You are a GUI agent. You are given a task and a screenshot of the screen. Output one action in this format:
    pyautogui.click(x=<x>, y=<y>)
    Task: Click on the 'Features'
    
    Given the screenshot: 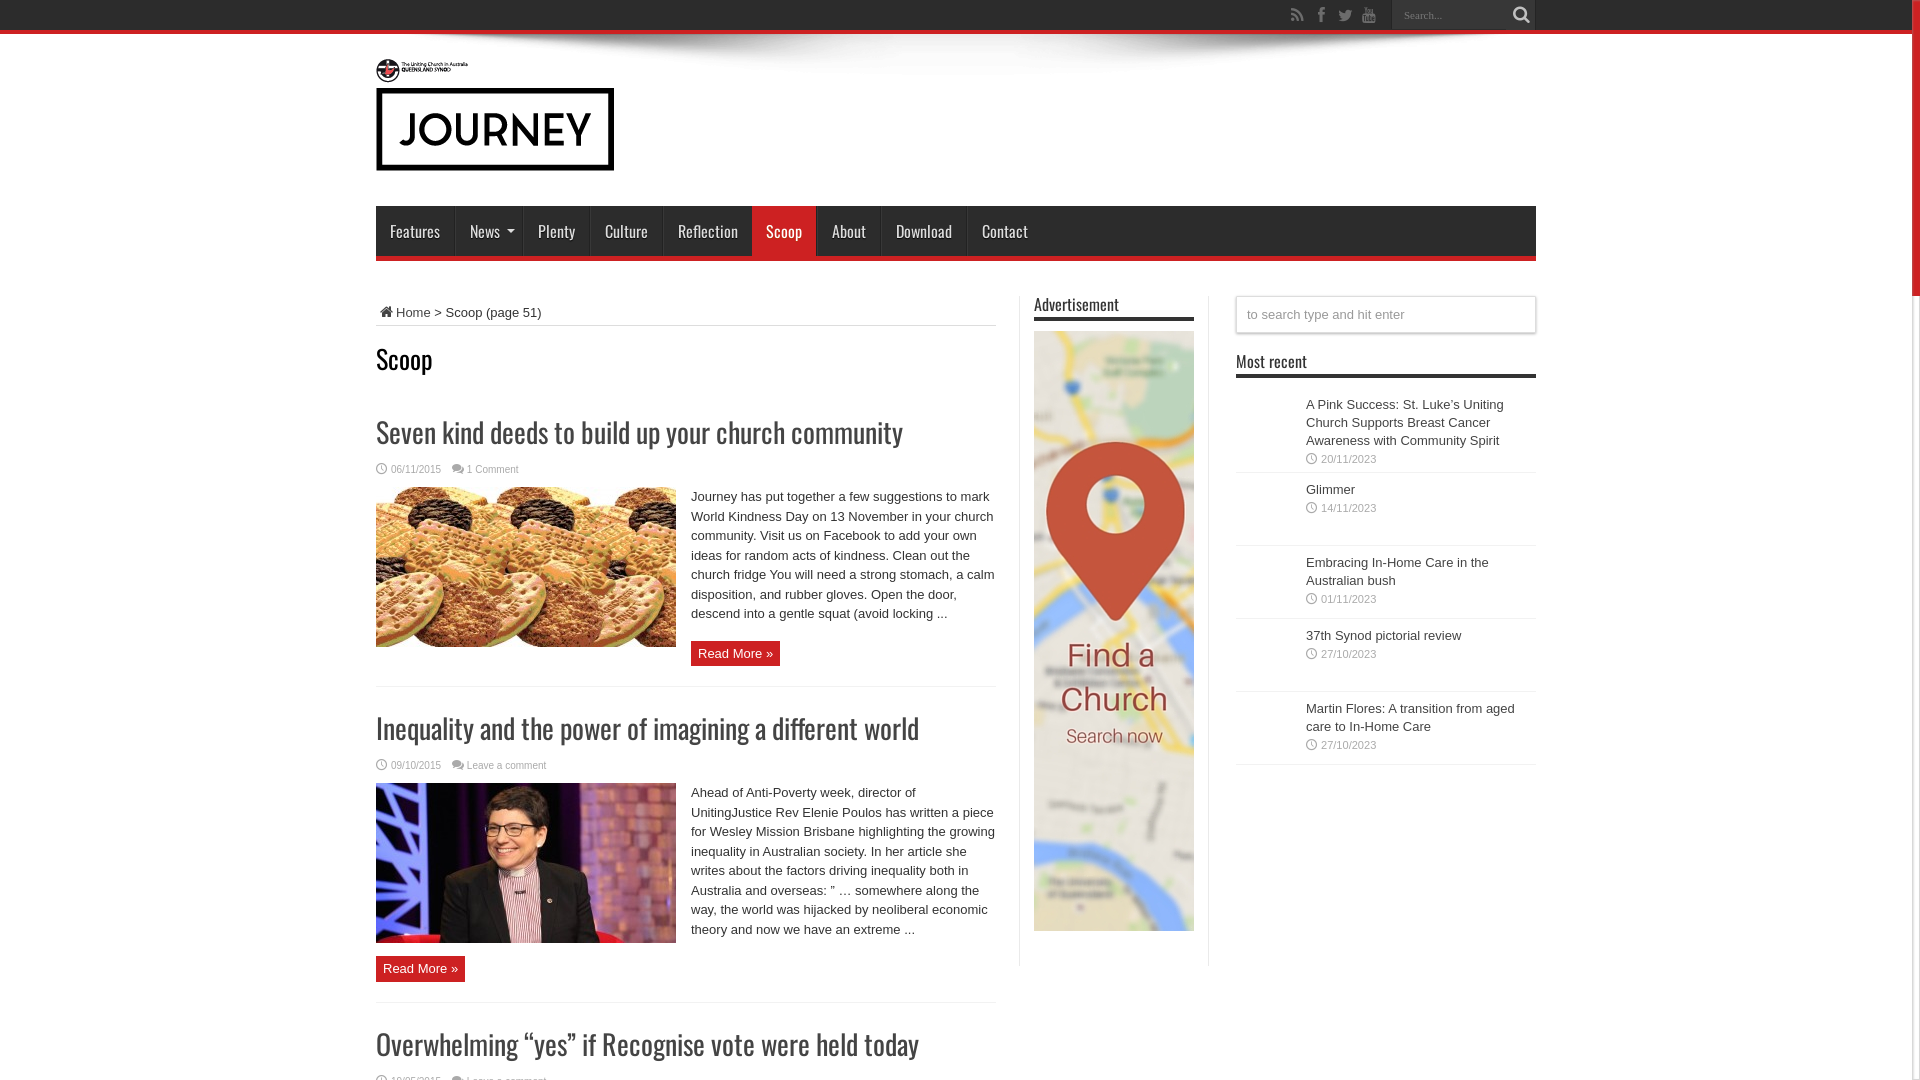 What is the action you would take?
    pyautogui.click(x=413, y=230)
    